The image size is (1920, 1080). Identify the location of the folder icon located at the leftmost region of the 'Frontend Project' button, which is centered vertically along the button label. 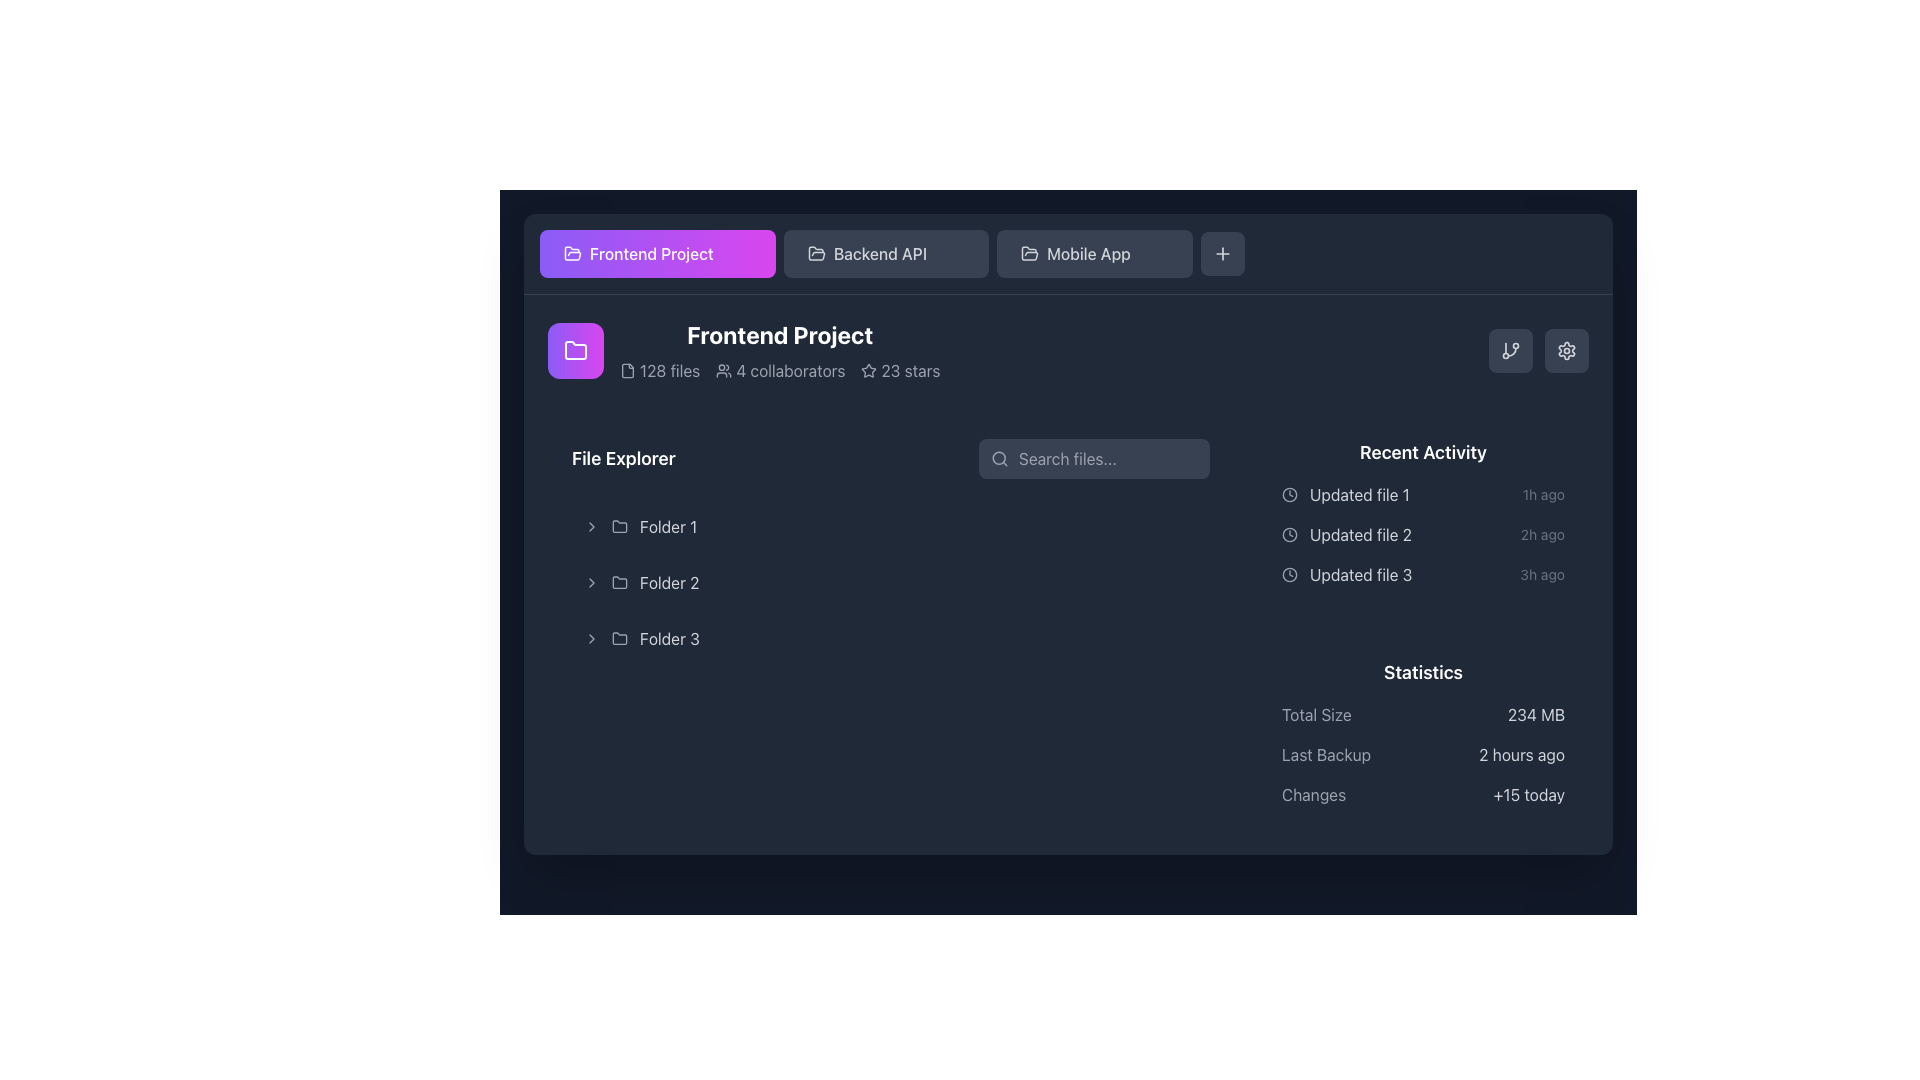
(571, 253).